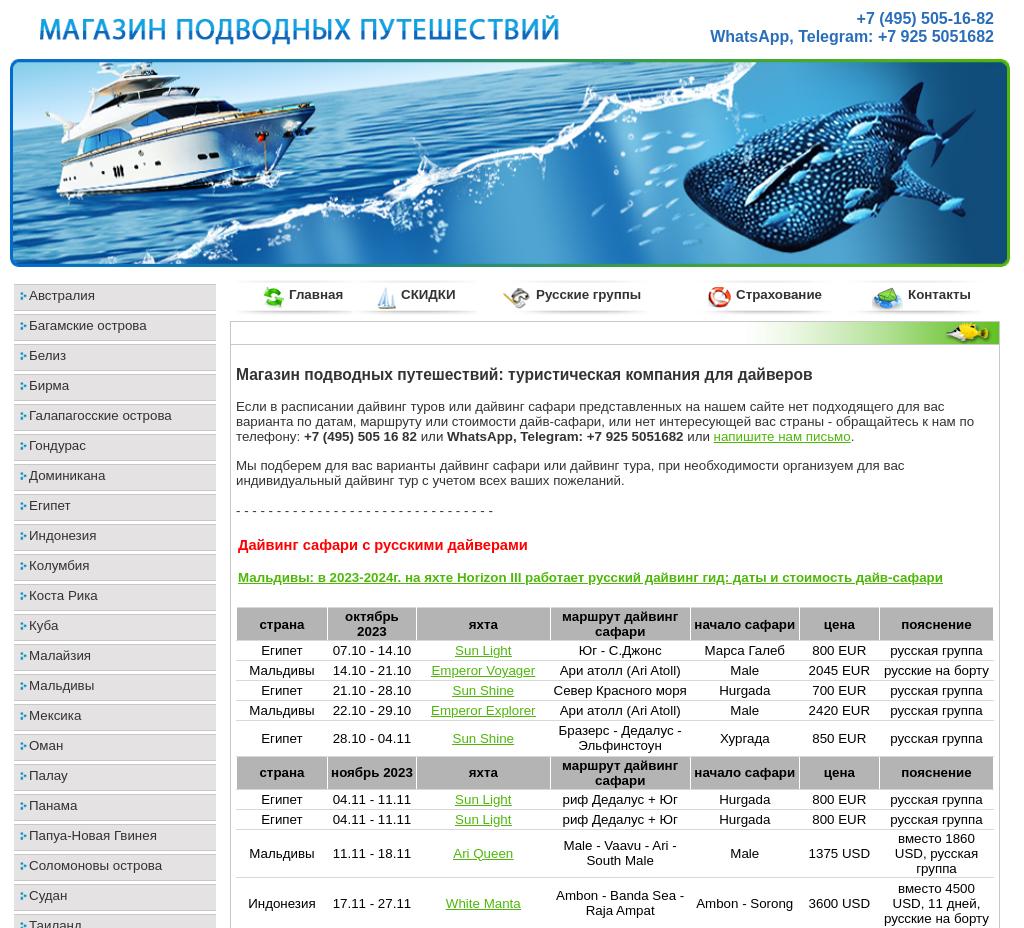 Image resolution: width=1024 pixels, height=928 pixels. Describe the element at coordinates (935, 852) in the screenshot. I see `'вместо 1860 USD, русская группа'` at that location.